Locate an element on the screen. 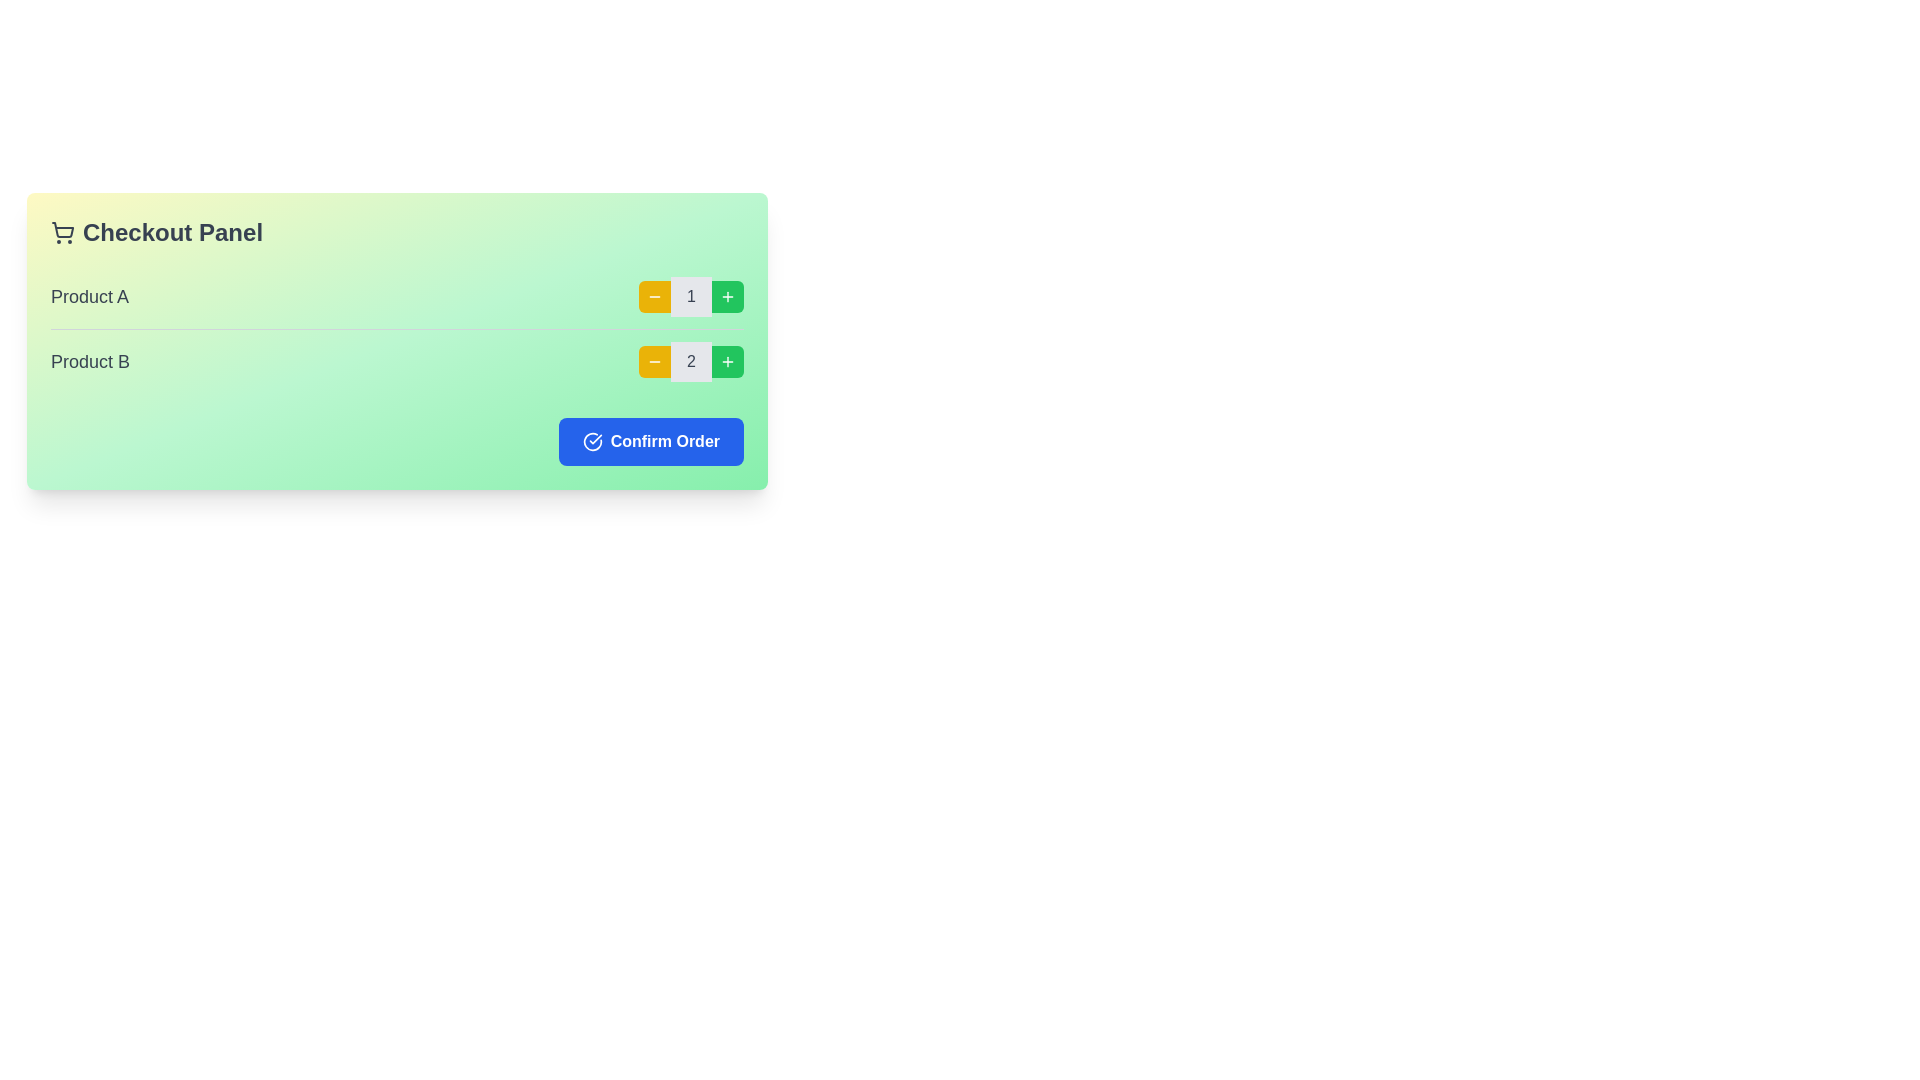 The width and height of the screenshot is (1920, 1080). the green rectangular button with rounded right corners and a centered plus icon is located at coordinates (727, 297).